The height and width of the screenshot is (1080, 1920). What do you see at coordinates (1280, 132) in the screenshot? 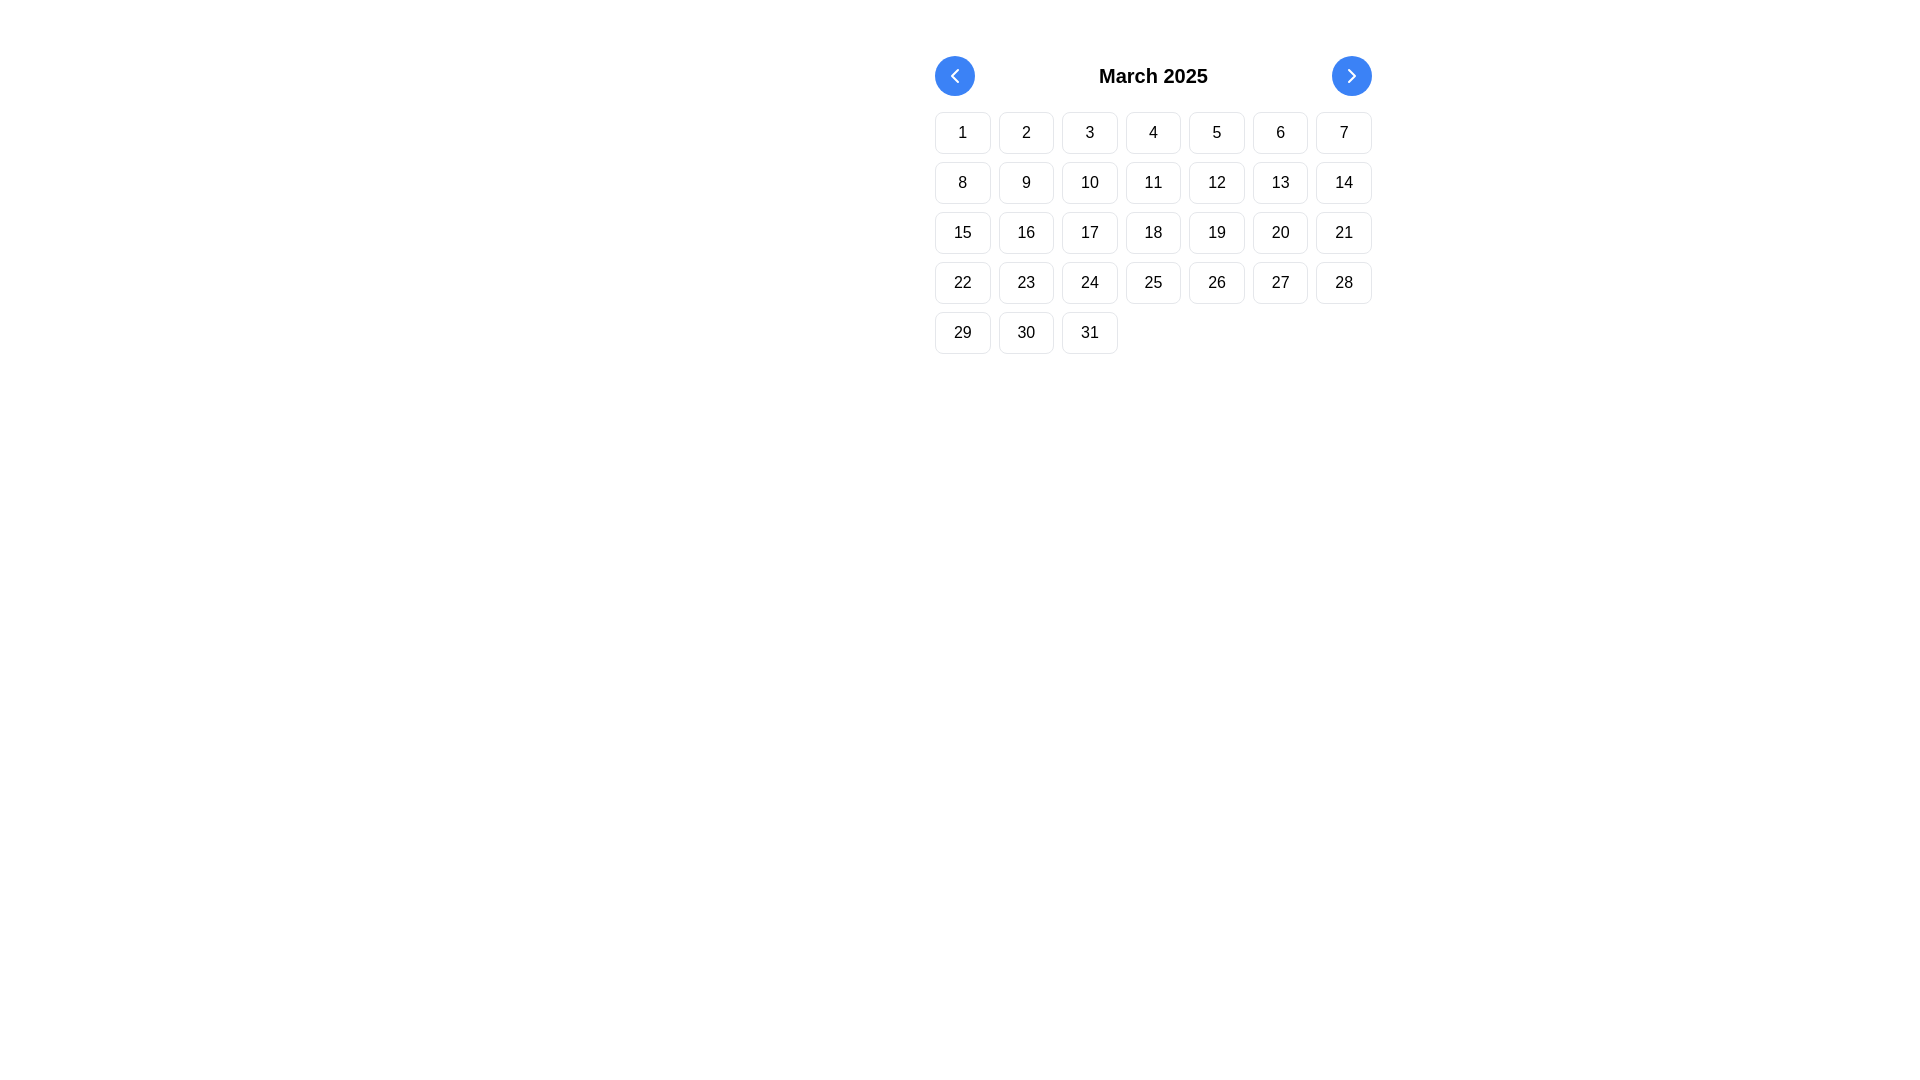
I see `displayed number on the button representing the sixth day of March 2025 in the calendar interface` at bounding box center [1280, 132].